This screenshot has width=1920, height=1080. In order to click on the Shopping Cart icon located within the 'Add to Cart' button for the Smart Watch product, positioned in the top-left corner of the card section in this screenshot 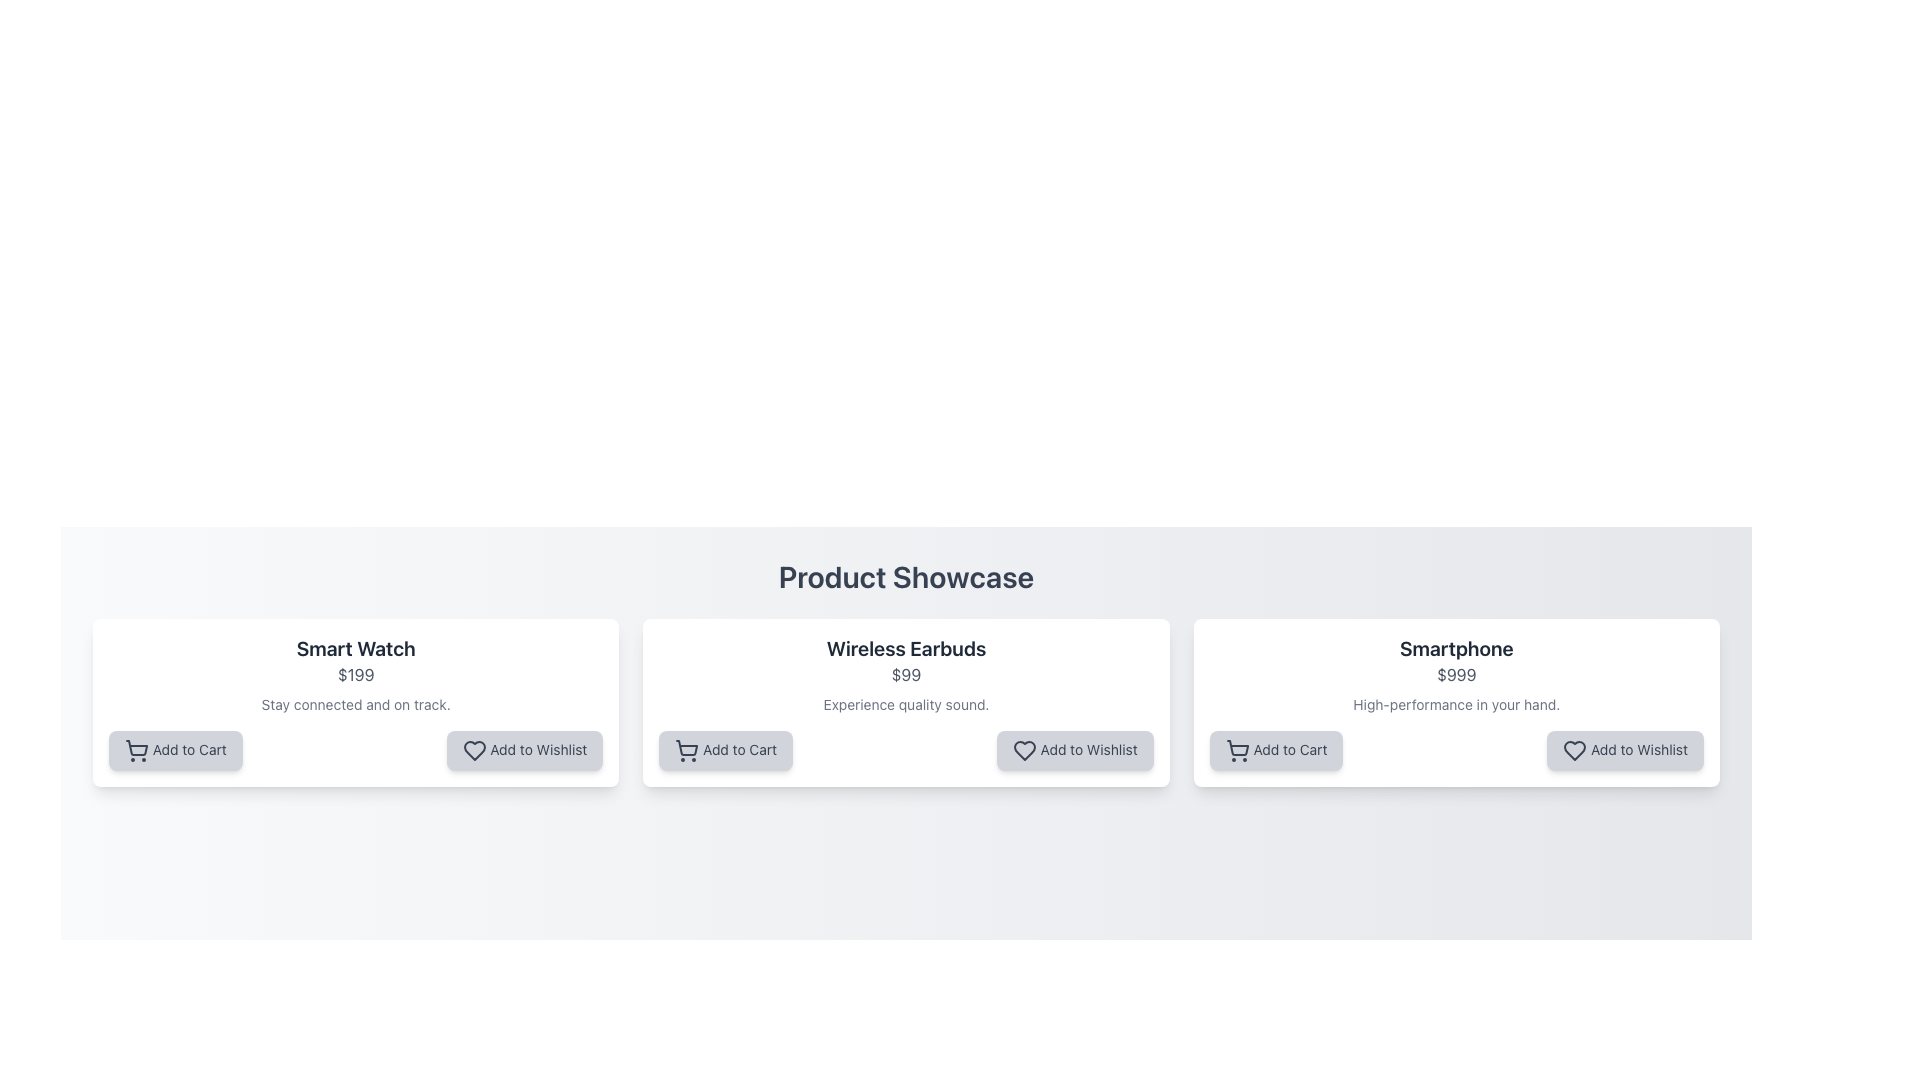, I will do `click(136, 748)`.